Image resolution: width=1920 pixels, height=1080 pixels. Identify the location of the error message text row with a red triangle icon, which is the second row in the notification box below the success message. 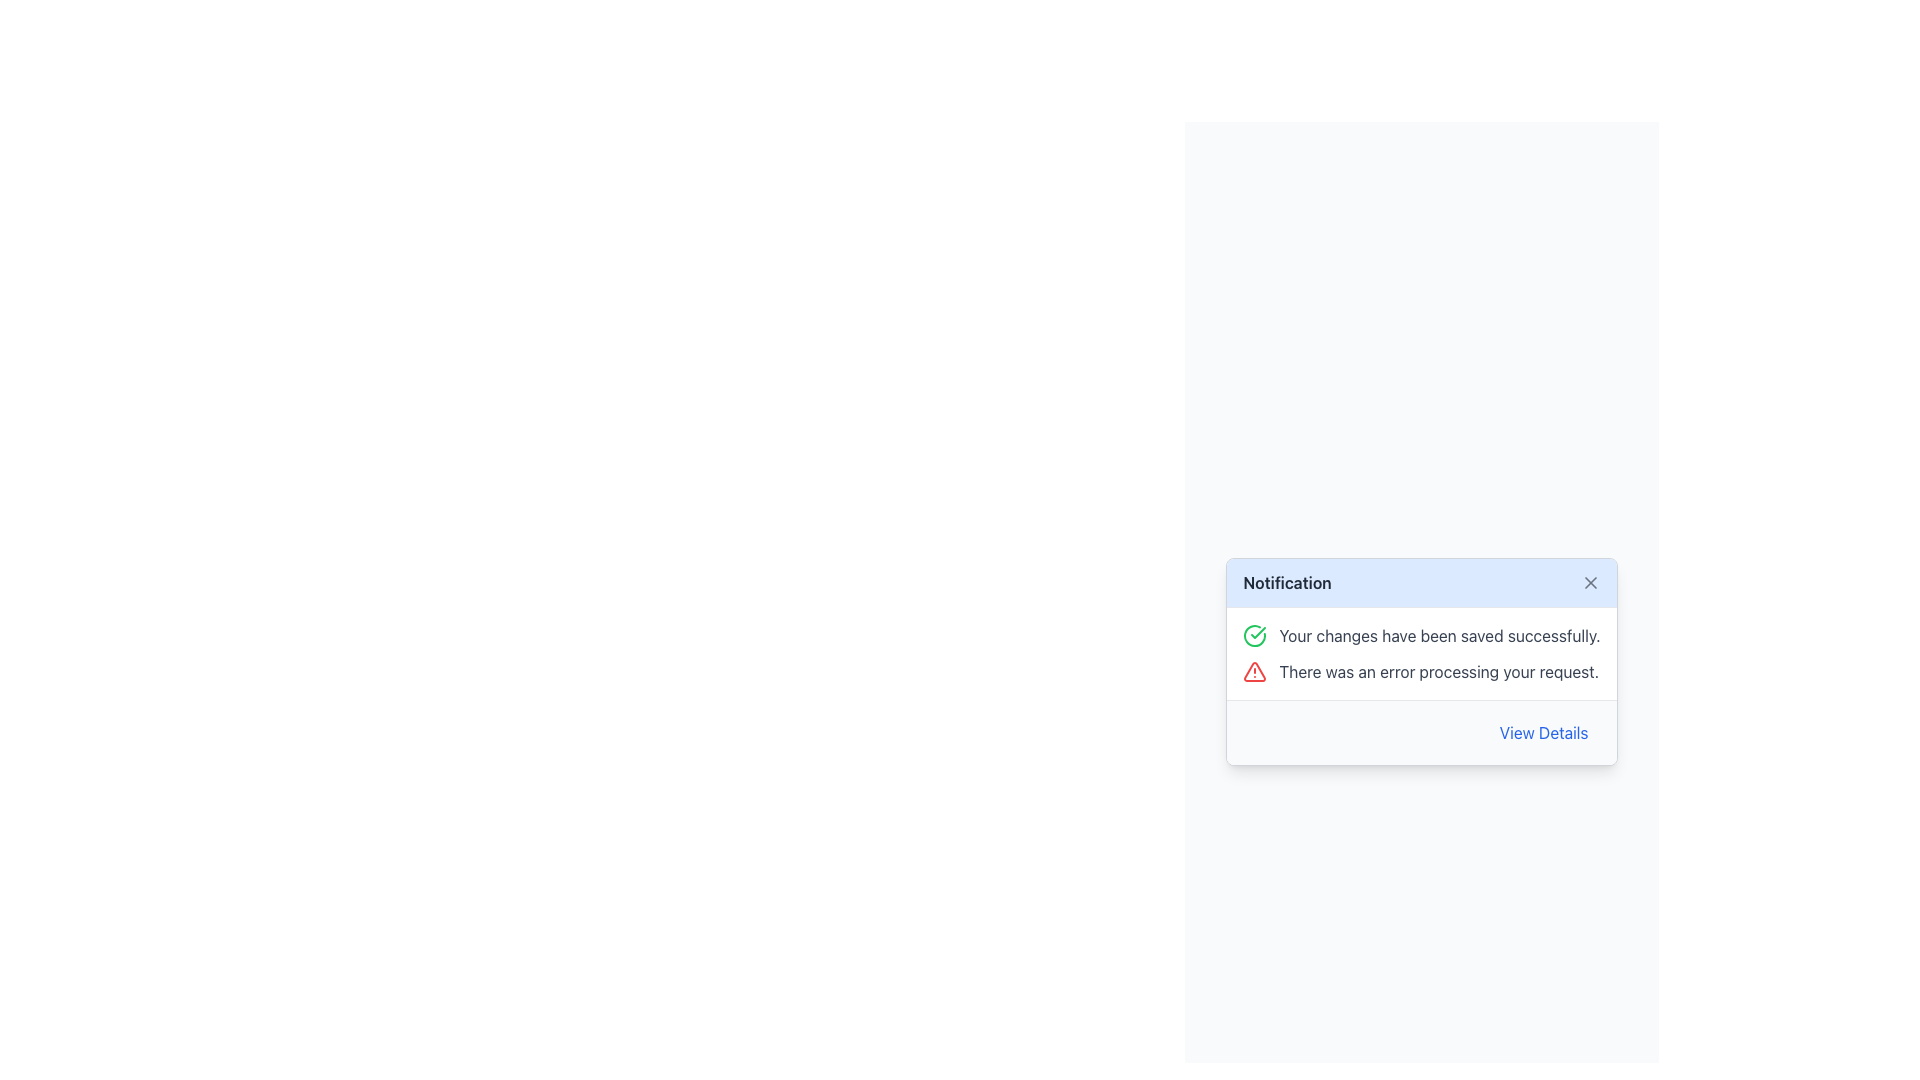
(1420, 671).